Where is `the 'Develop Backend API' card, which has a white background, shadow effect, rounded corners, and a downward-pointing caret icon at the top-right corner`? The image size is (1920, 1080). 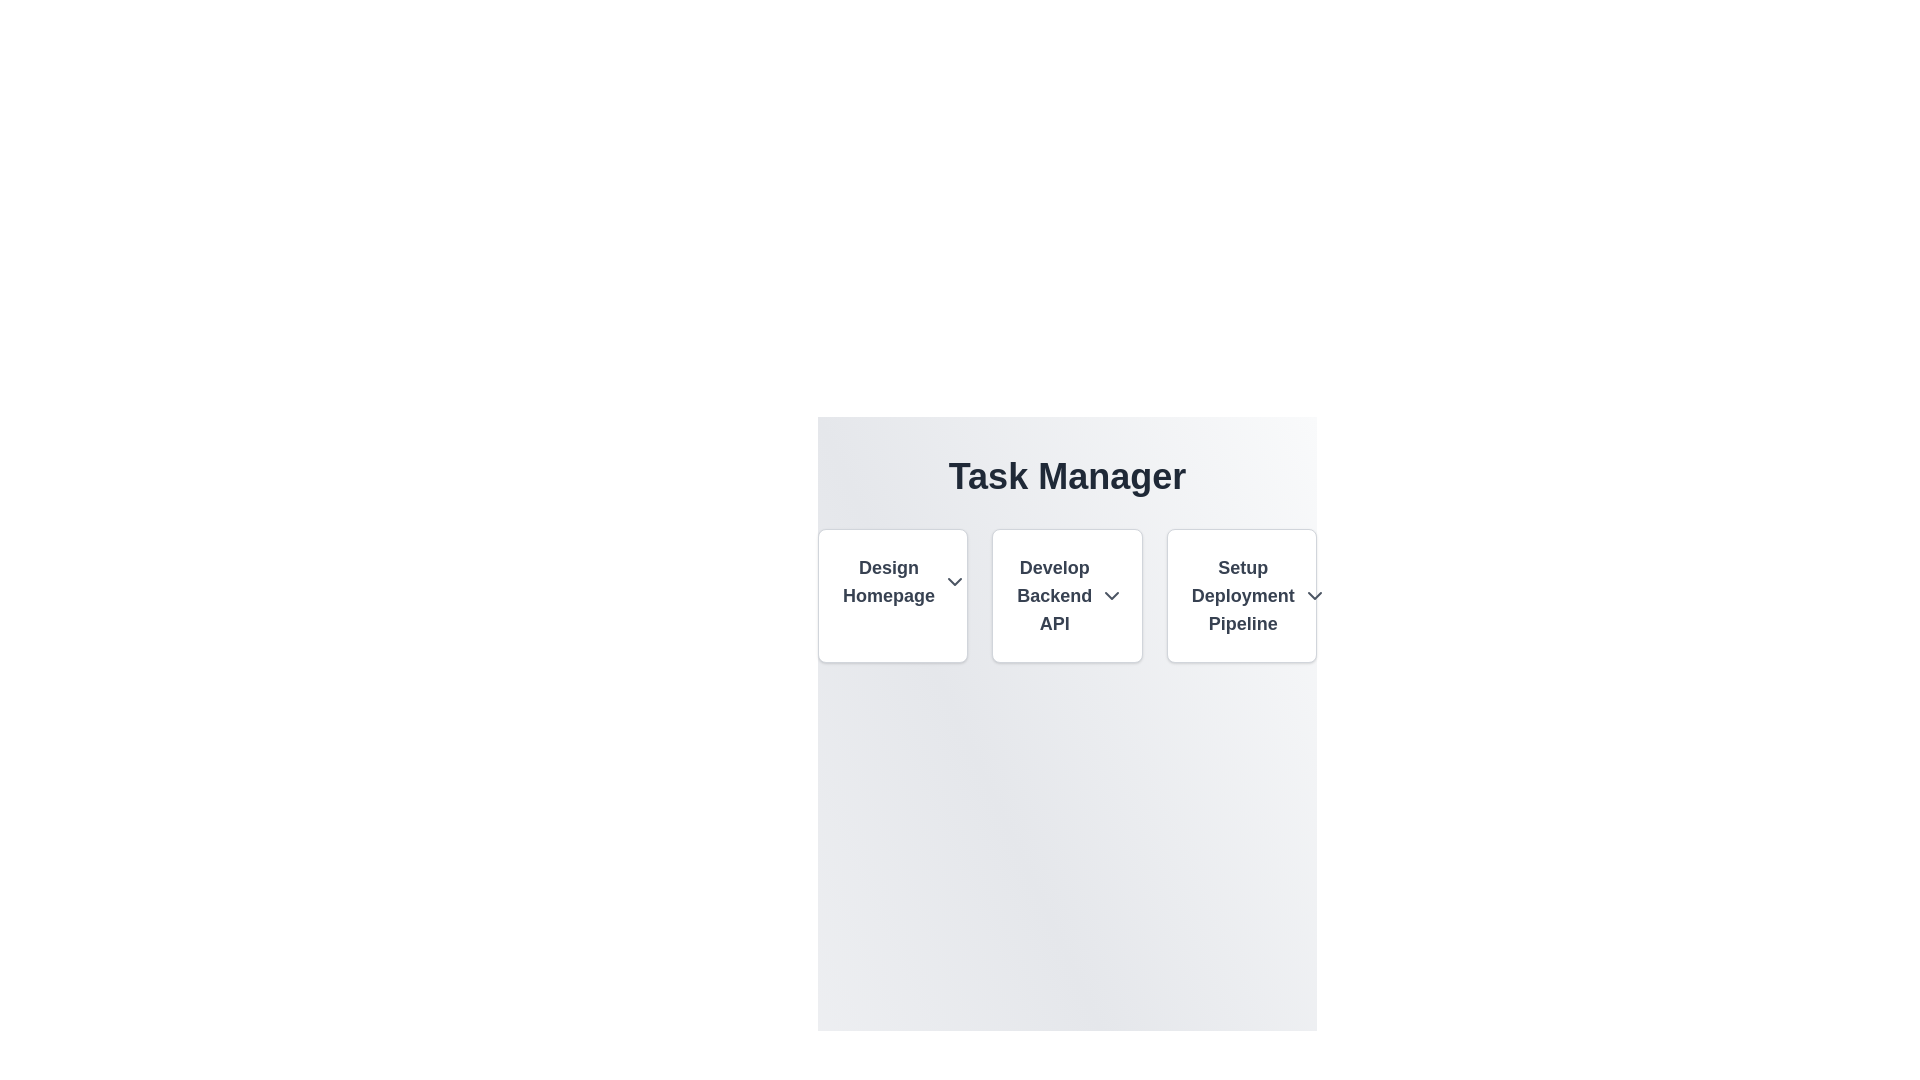
the 'Develop Backend API' card, which has a white background, shadow effect, rounded corners, and a downward-pointing caret icon at the top-right corner is located at coordinates (1066, 595).